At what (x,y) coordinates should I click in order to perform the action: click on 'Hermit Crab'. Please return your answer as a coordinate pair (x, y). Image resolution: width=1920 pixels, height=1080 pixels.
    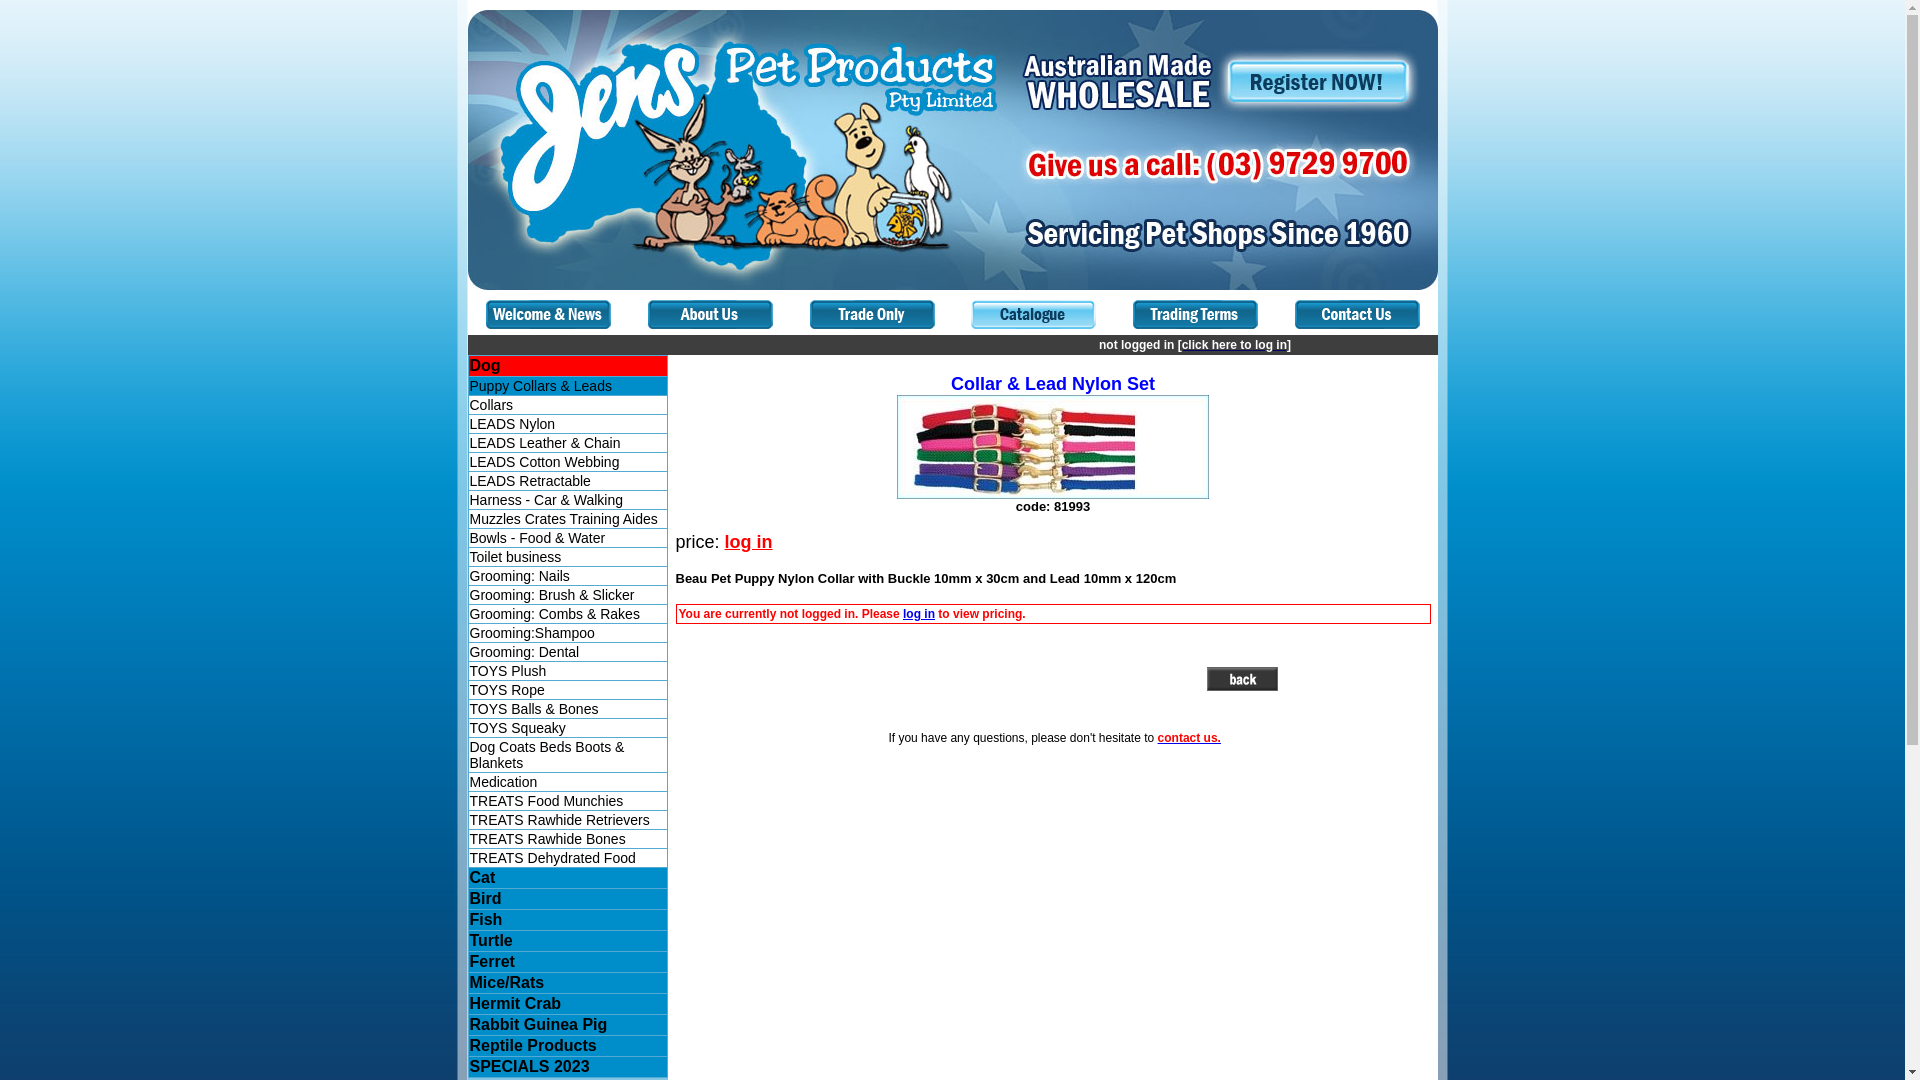
    Looking at the image, I should click on (565, 1003).